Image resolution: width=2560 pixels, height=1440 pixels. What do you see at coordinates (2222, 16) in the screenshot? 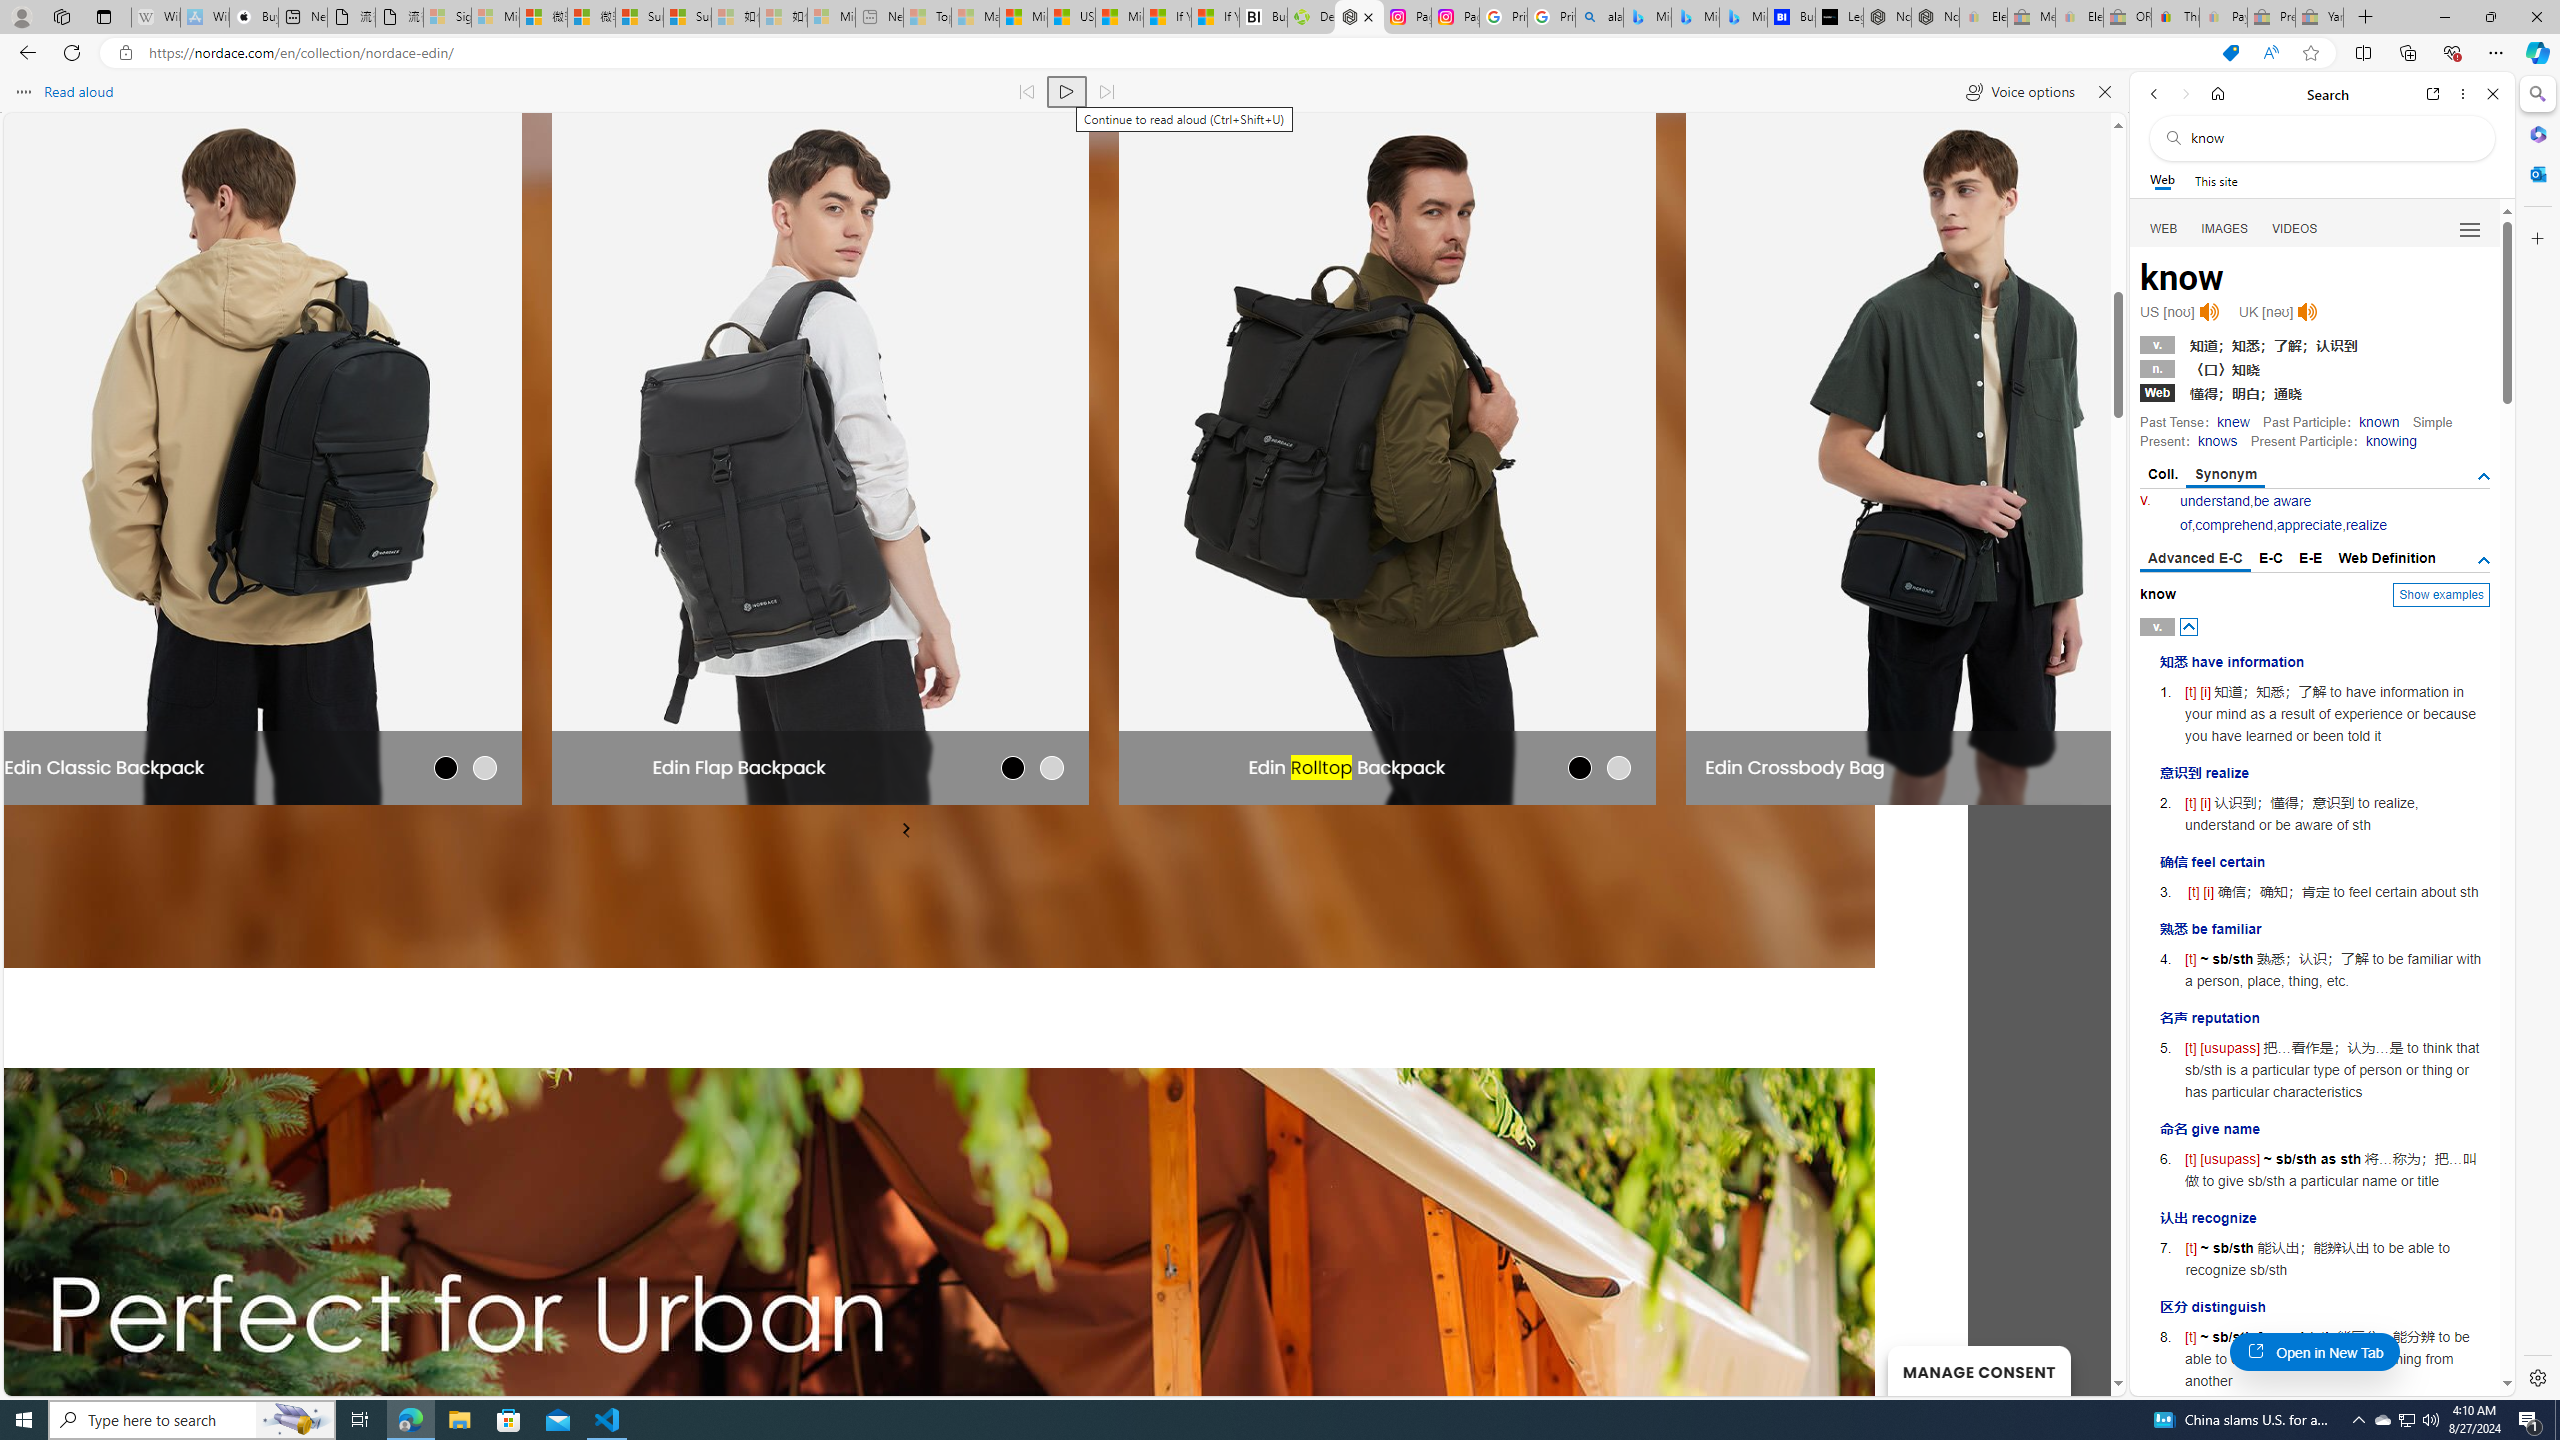
I see `'Payments Terms of Use | eBay.com - Sleeping'` at bounding box center [2222, 16].